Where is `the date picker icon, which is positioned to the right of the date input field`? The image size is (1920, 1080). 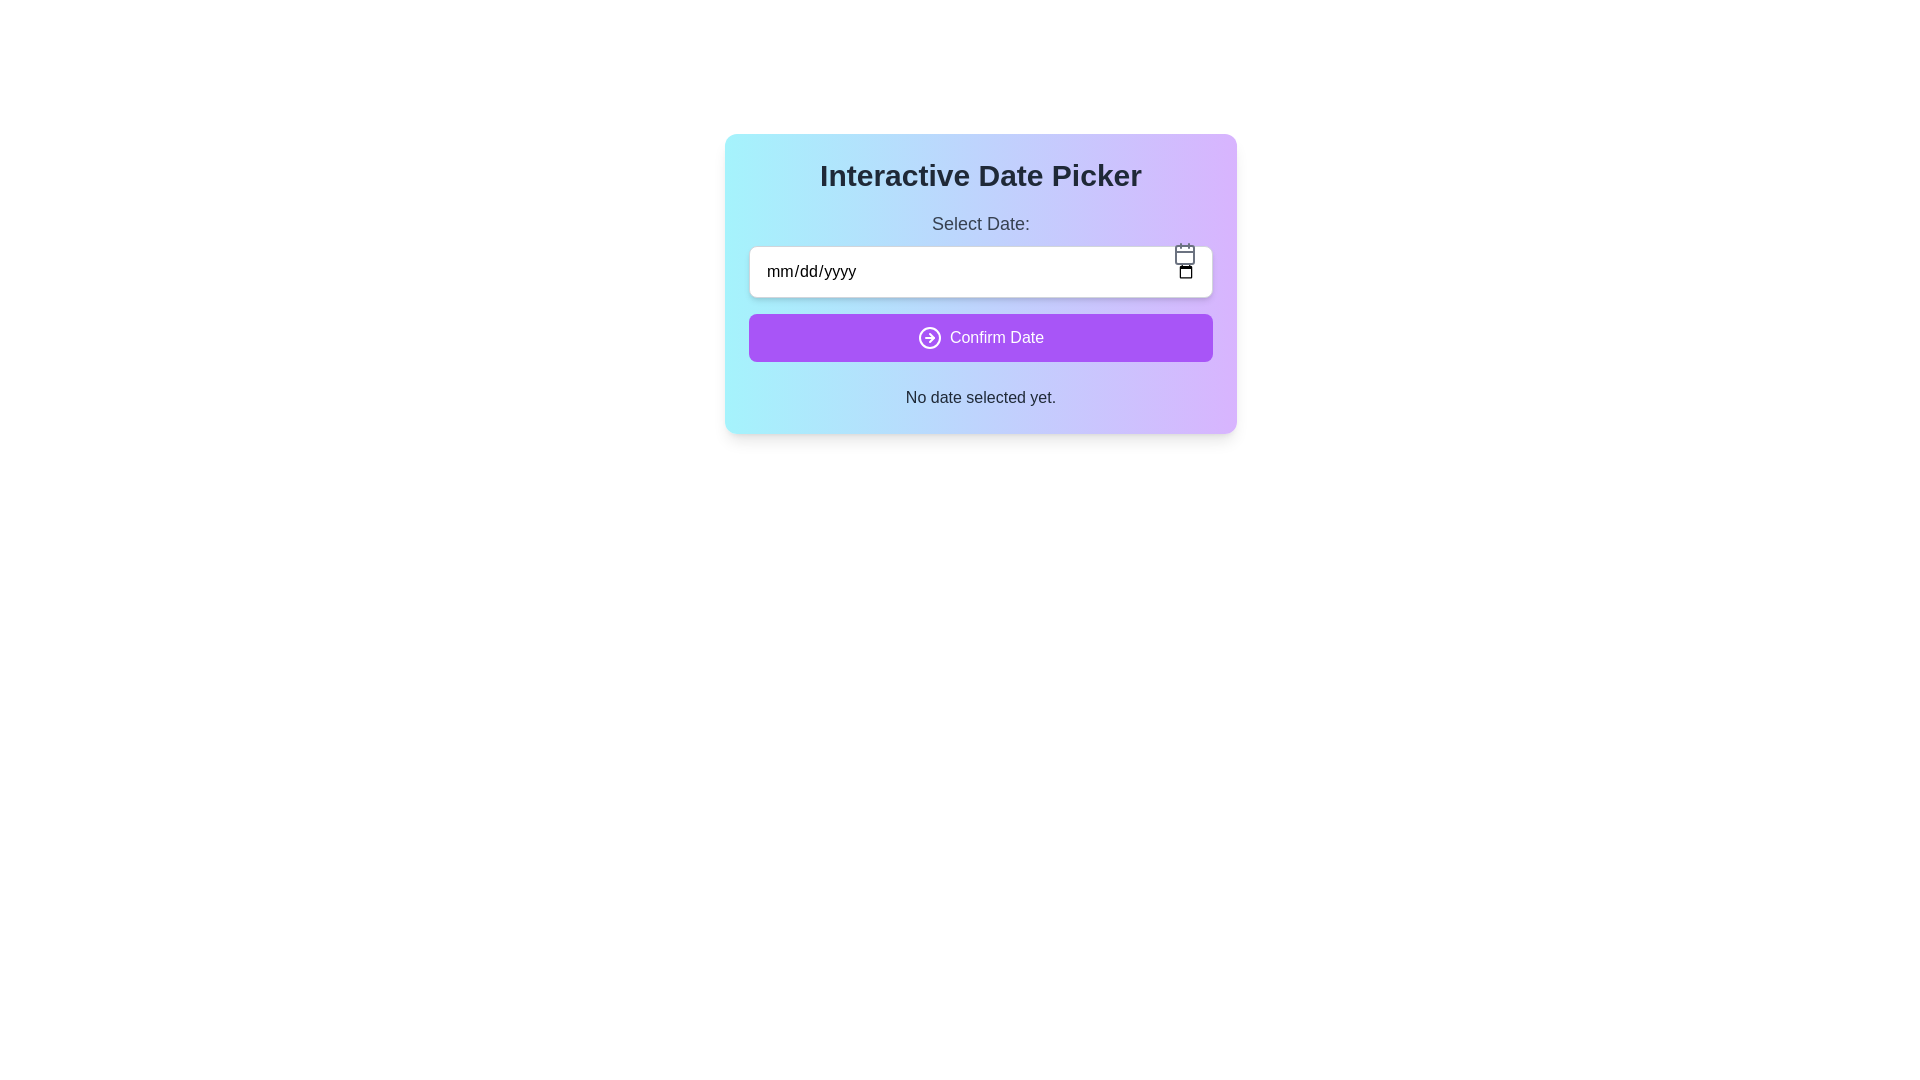 the date picker icon, which is positioned to the right of the date input field is located at coordinates (1185, 253).